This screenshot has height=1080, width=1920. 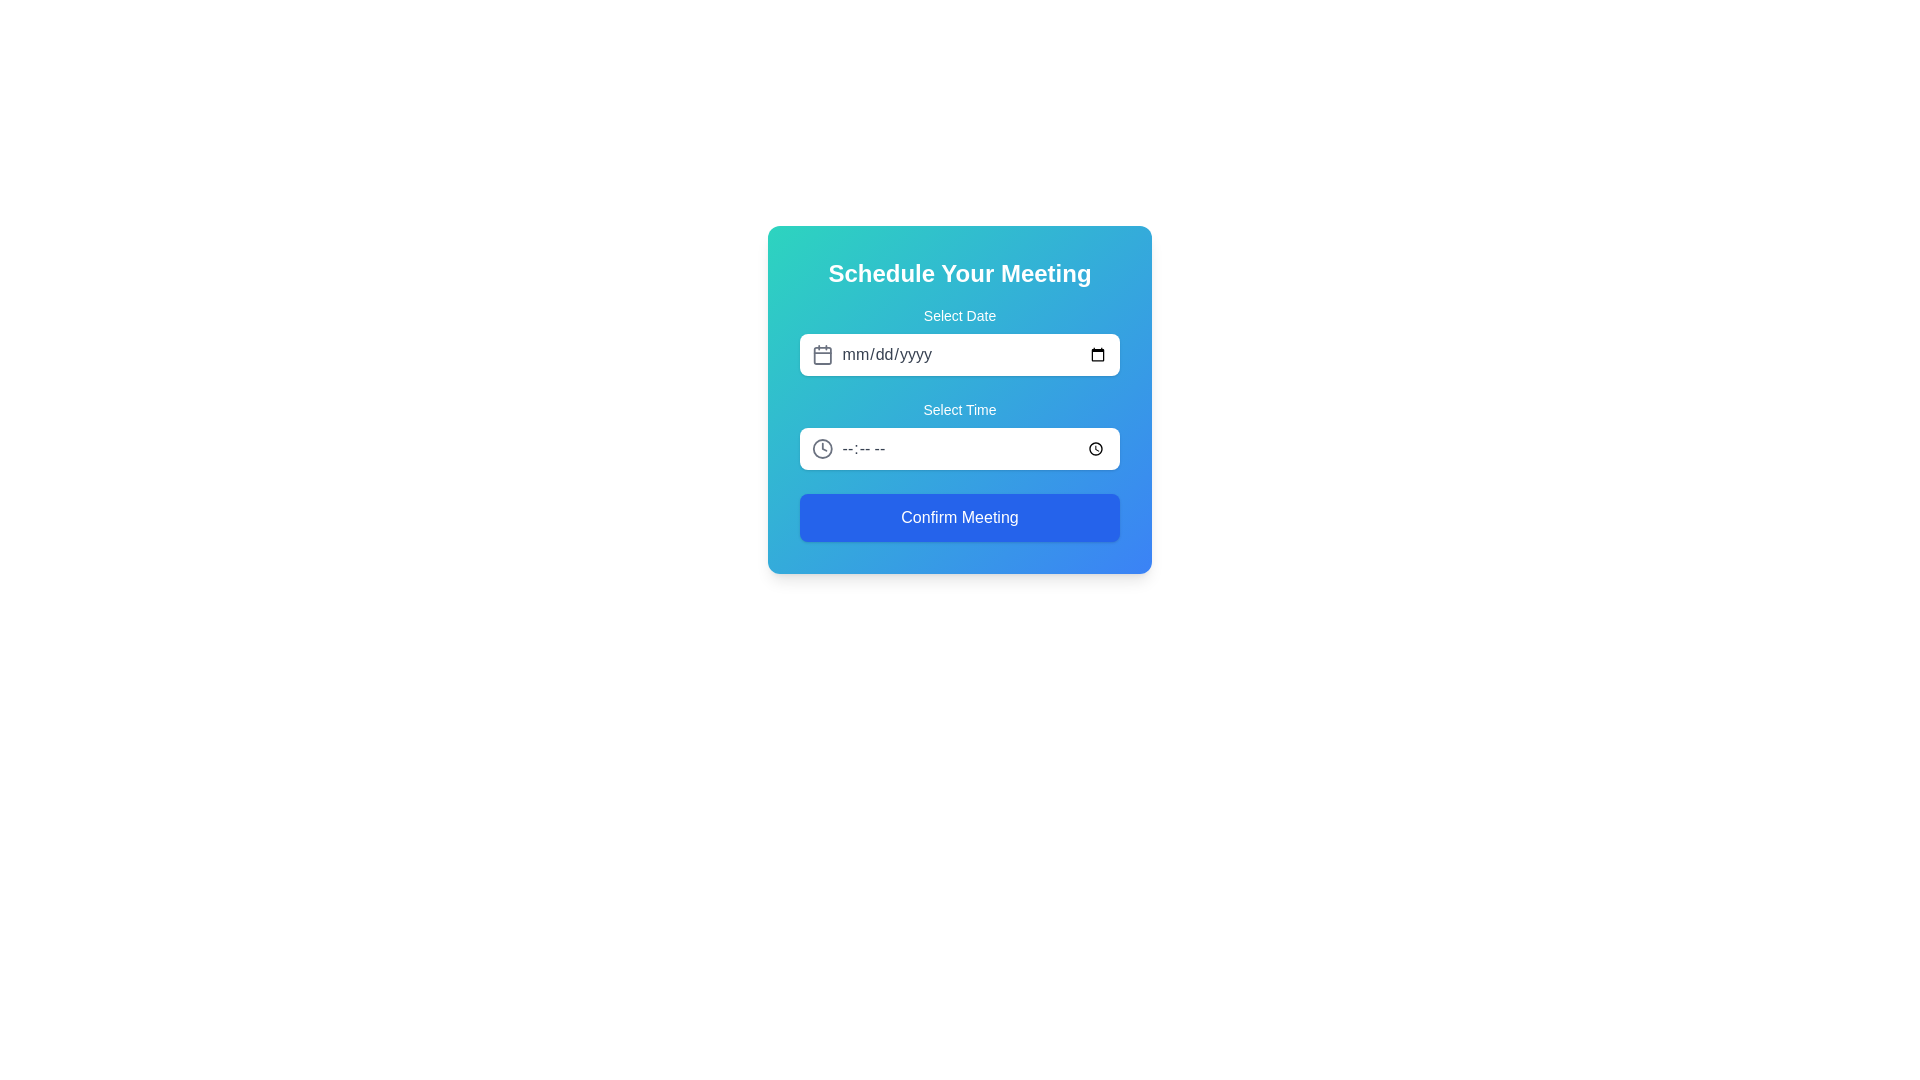 What do you see at coordinates (960, 408) in the screenshot?
I see `the label for the time input field located below the 'Select Date' label in the scheduling interface` at bounding box center [960, 408].